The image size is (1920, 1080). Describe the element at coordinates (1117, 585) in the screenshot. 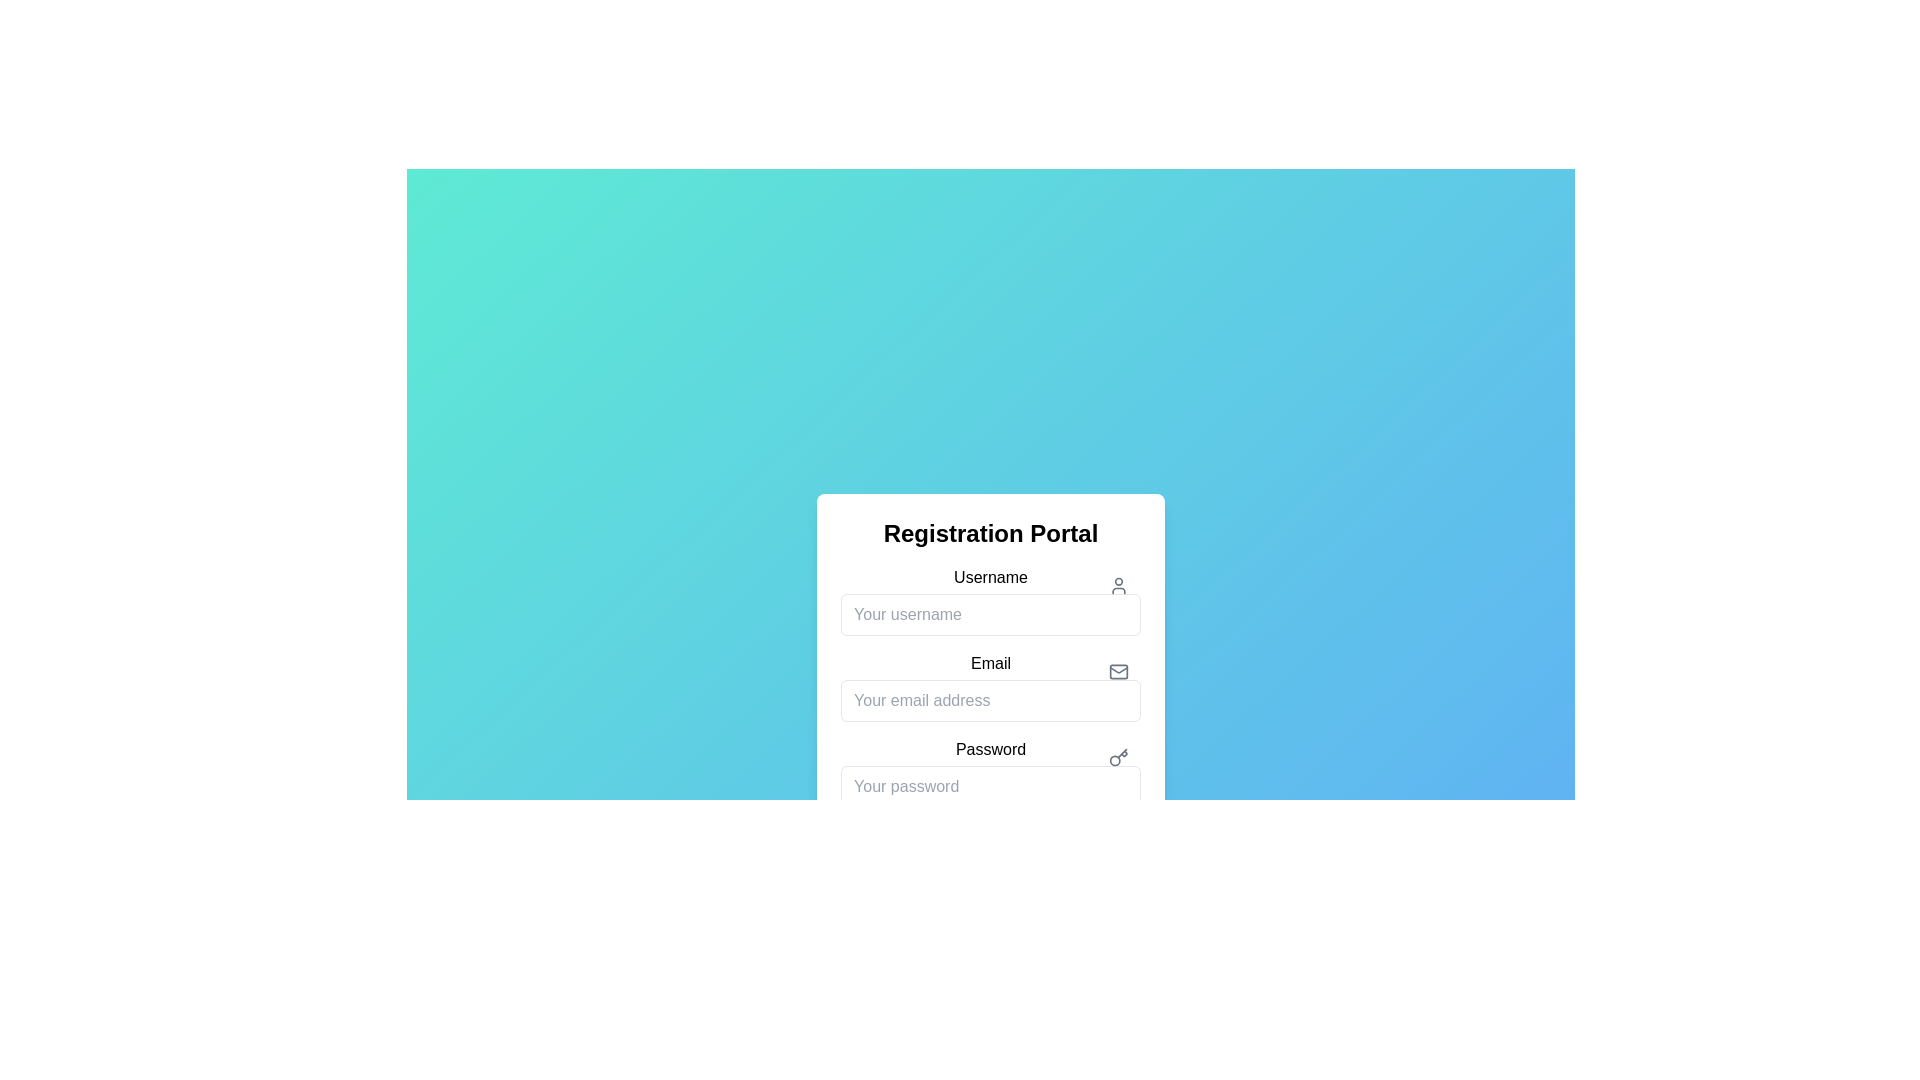

I see `the icon representing the 'Username' field, located in the top-right corner of the input field` at that location.